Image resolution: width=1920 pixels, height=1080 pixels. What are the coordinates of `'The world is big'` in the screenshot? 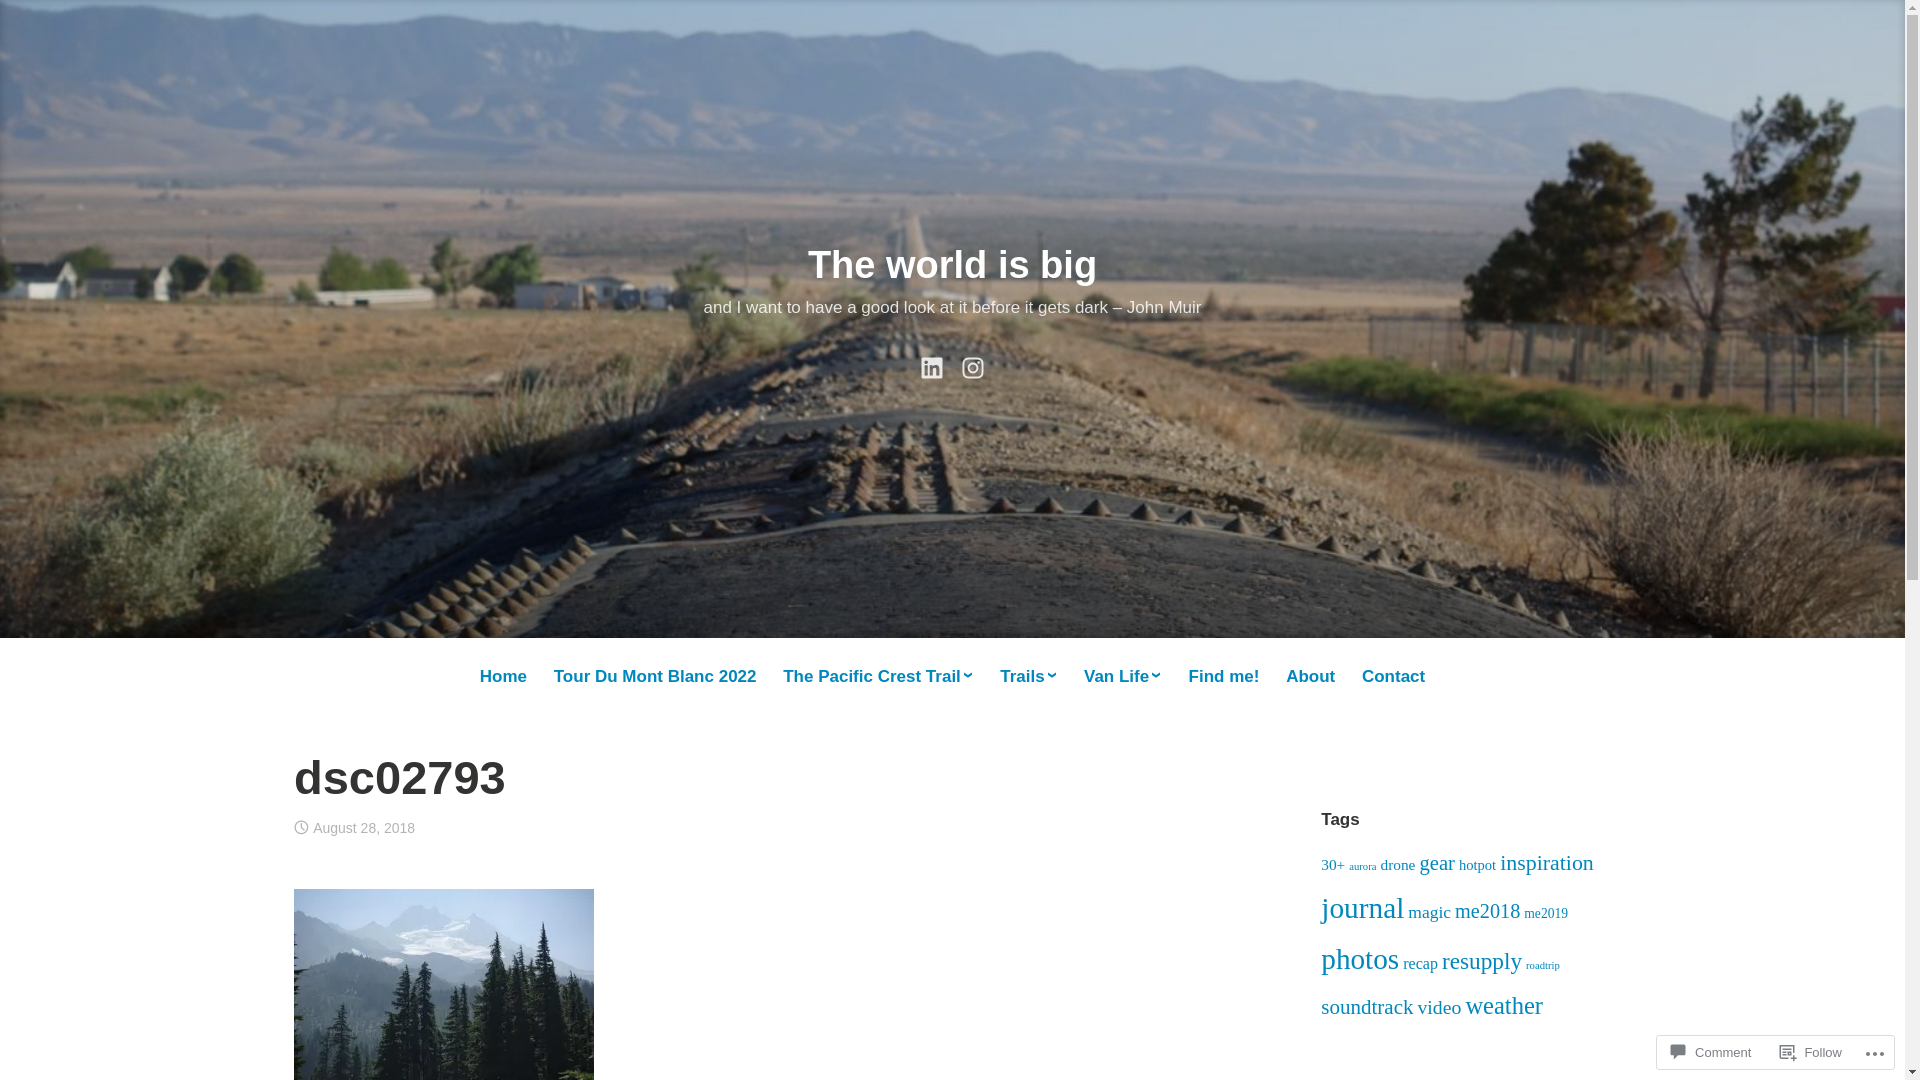 It's located at (951, 264).